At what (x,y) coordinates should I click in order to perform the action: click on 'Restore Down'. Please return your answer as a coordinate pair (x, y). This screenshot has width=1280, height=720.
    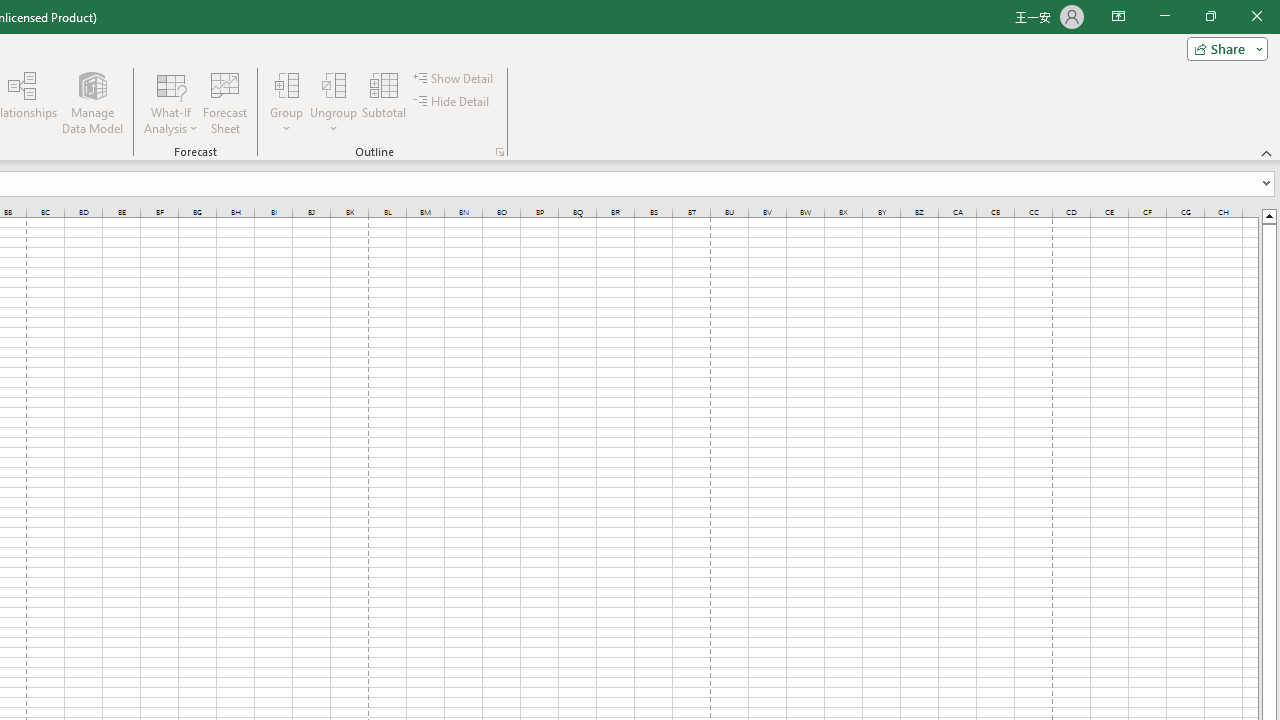
    Looking at the image, I should click on (1209, 16).